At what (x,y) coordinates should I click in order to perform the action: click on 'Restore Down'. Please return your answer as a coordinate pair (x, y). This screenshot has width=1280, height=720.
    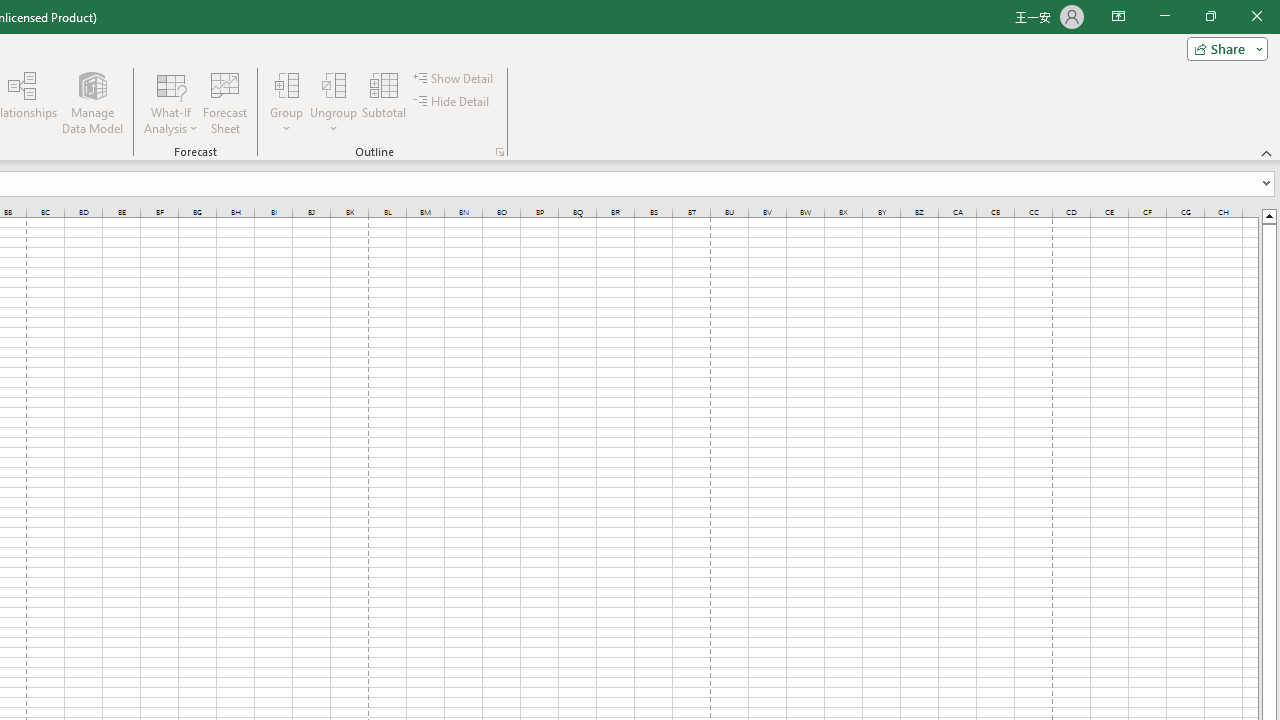
    Looking at the image, I should click on (1209, 16).